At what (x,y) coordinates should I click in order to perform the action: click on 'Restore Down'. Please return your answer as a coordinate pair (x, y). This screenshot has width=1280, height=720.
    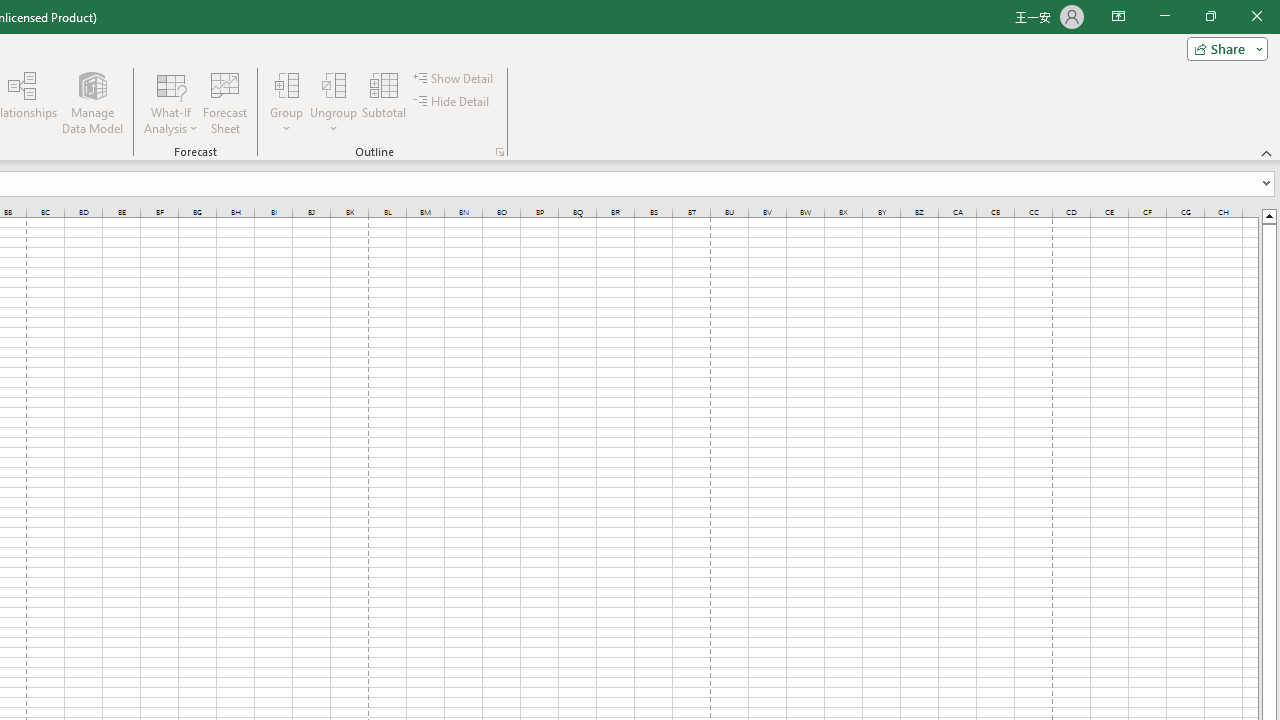
    Looking at the image, I should click on (1209, 16).